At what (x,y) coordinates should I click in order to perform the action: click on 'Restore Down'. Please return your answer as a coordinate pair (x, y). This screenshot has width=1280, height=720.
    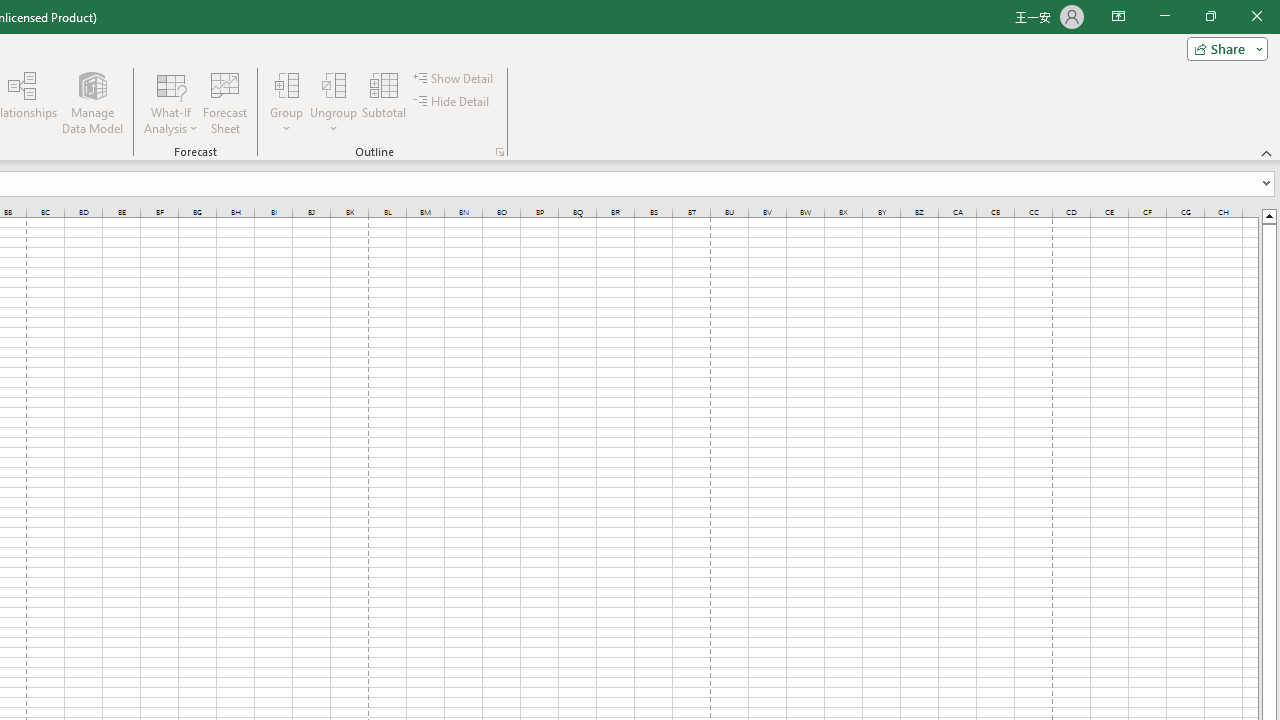
    Looking at the image, I should click on (1209, 16).